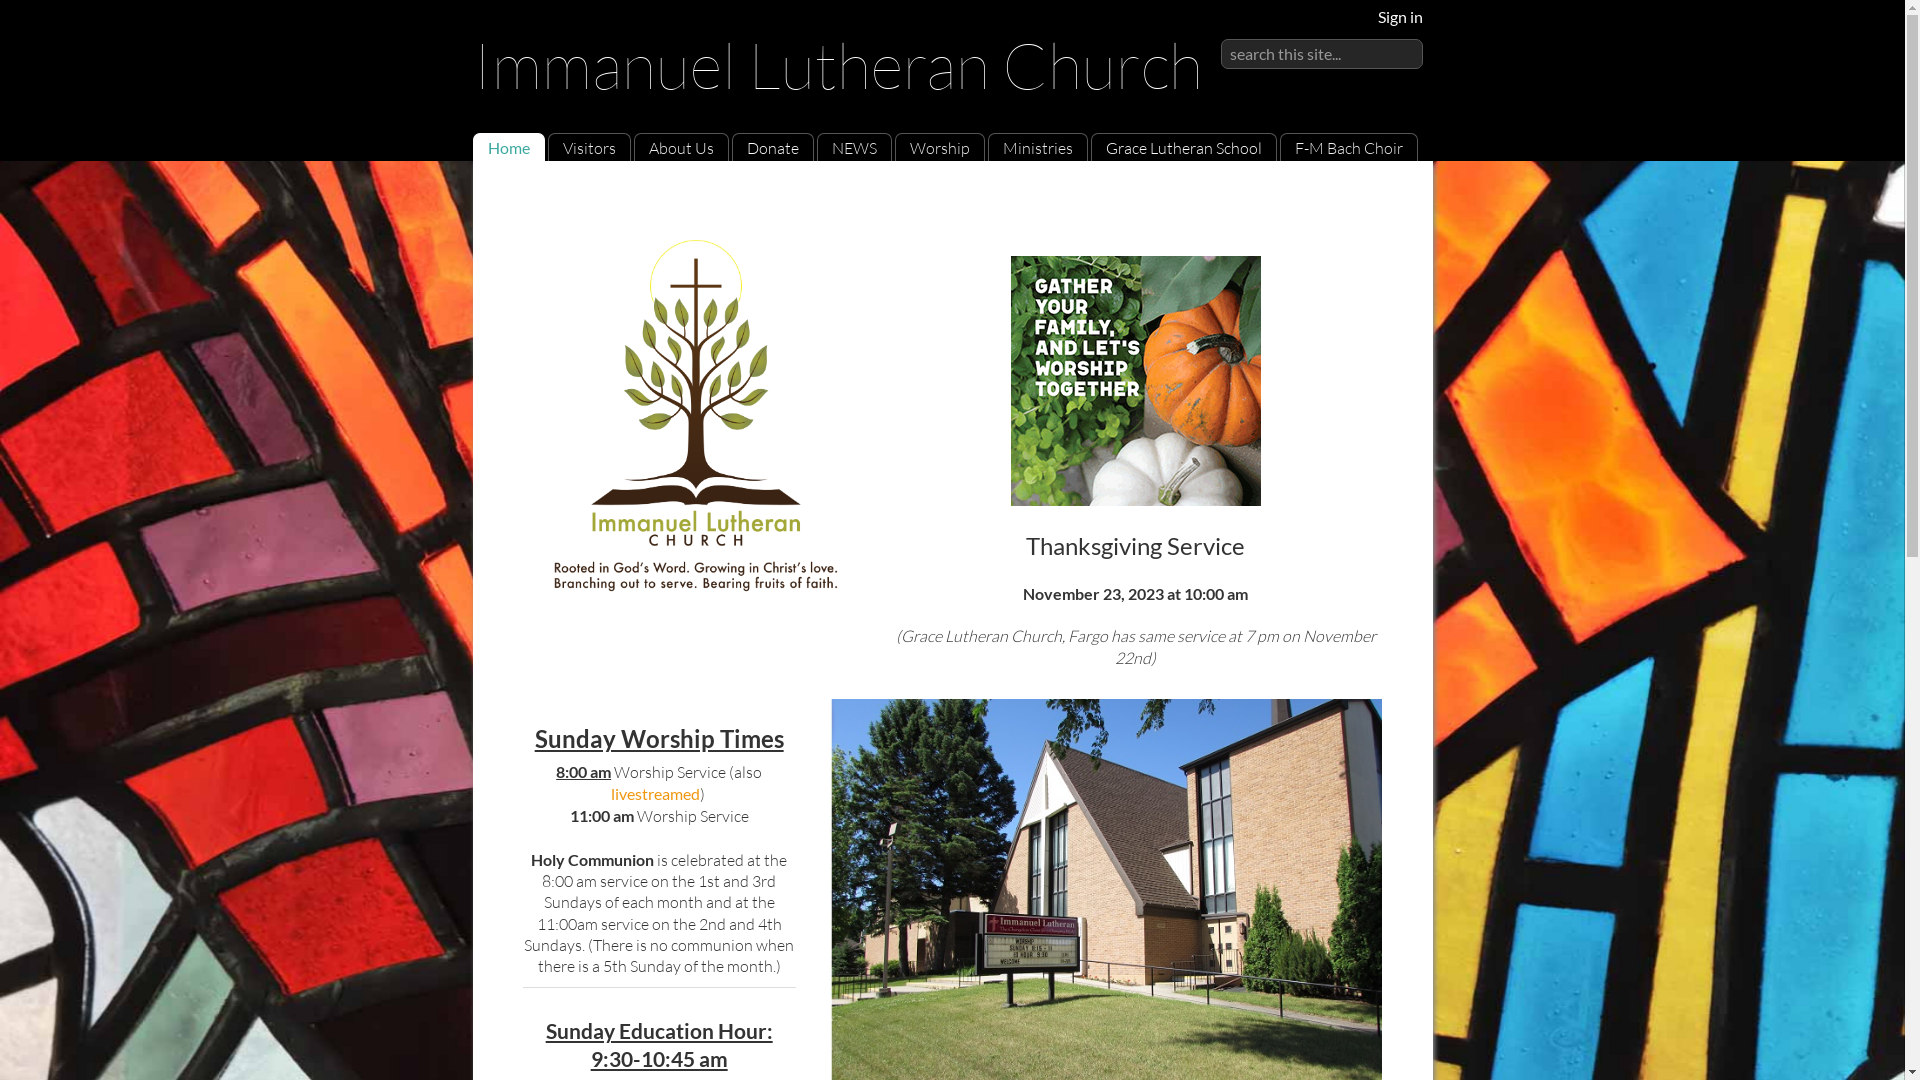 This screenshot has width=1920, height=1080. What do you see at coordinates (744, 146) in the screenshot?
I see `'Donate'` at bounding box center [744, 146].